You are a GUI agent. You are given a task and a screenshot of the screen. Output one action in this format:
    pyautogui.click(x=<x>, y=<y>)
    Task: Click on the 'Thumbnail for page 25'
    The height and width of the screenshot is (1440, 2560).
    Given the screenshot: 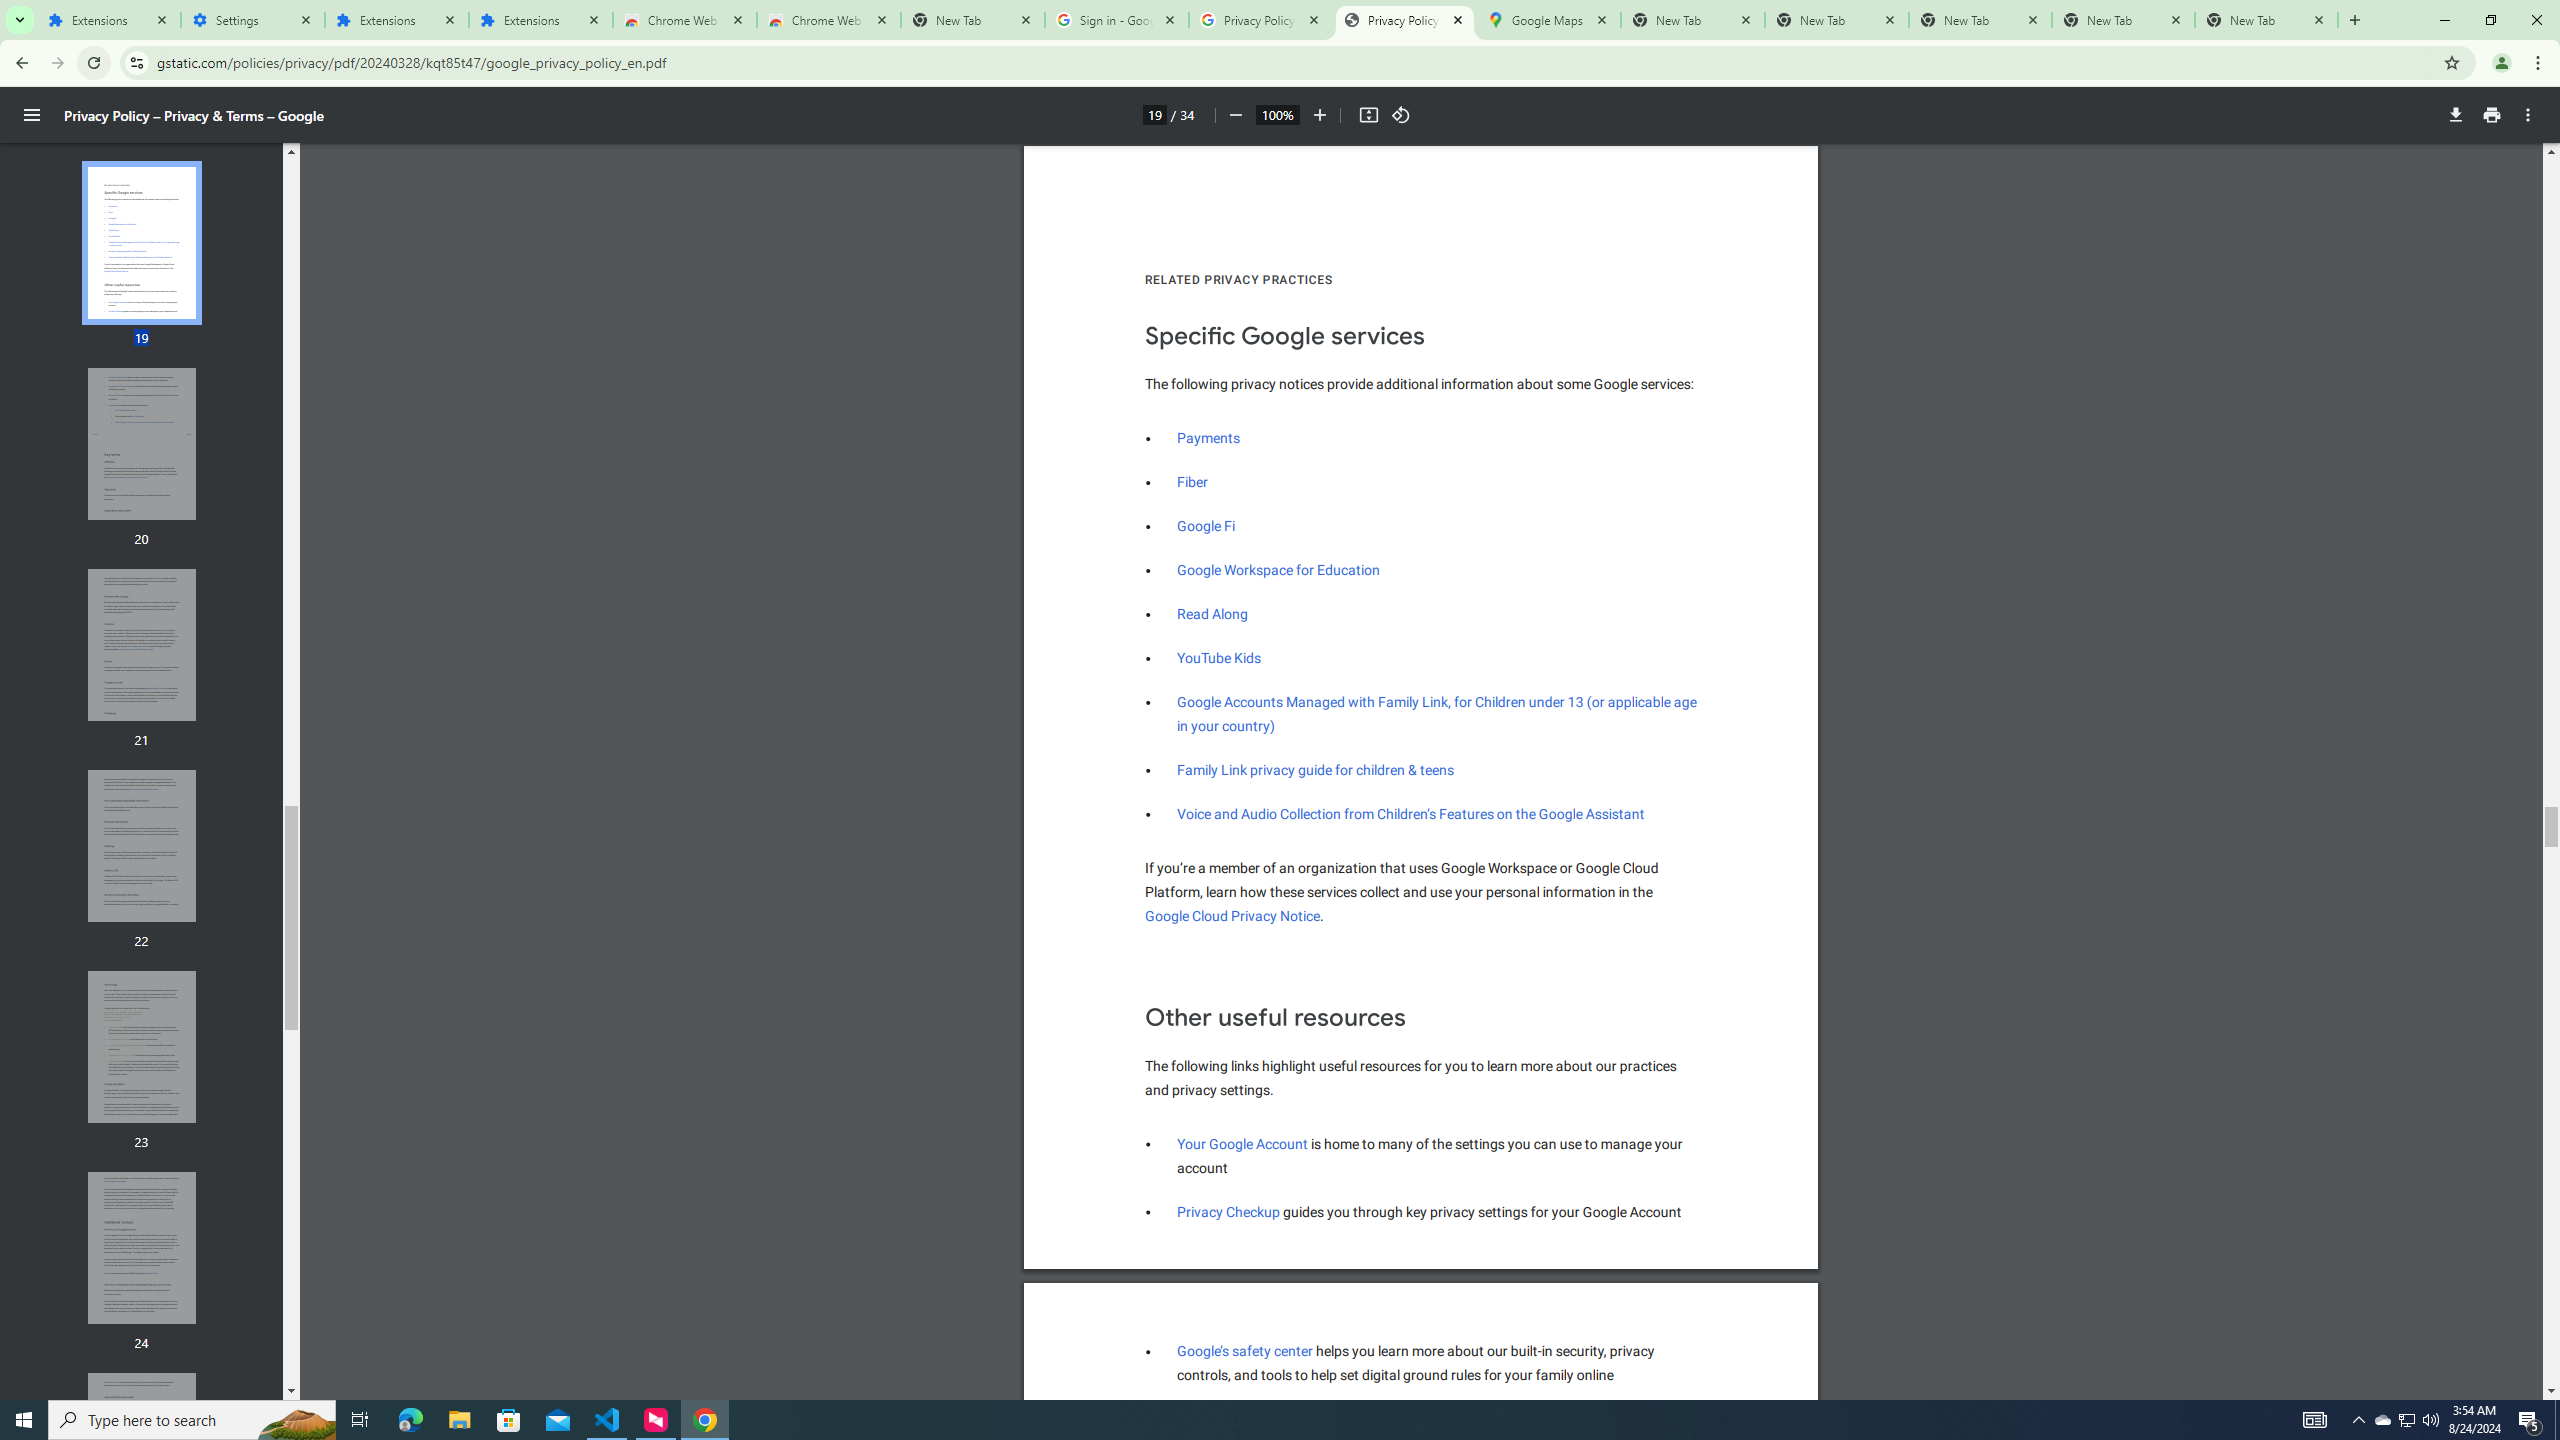 What is the action you would take?
    pyautogui.click(x=142, y=1440)
    